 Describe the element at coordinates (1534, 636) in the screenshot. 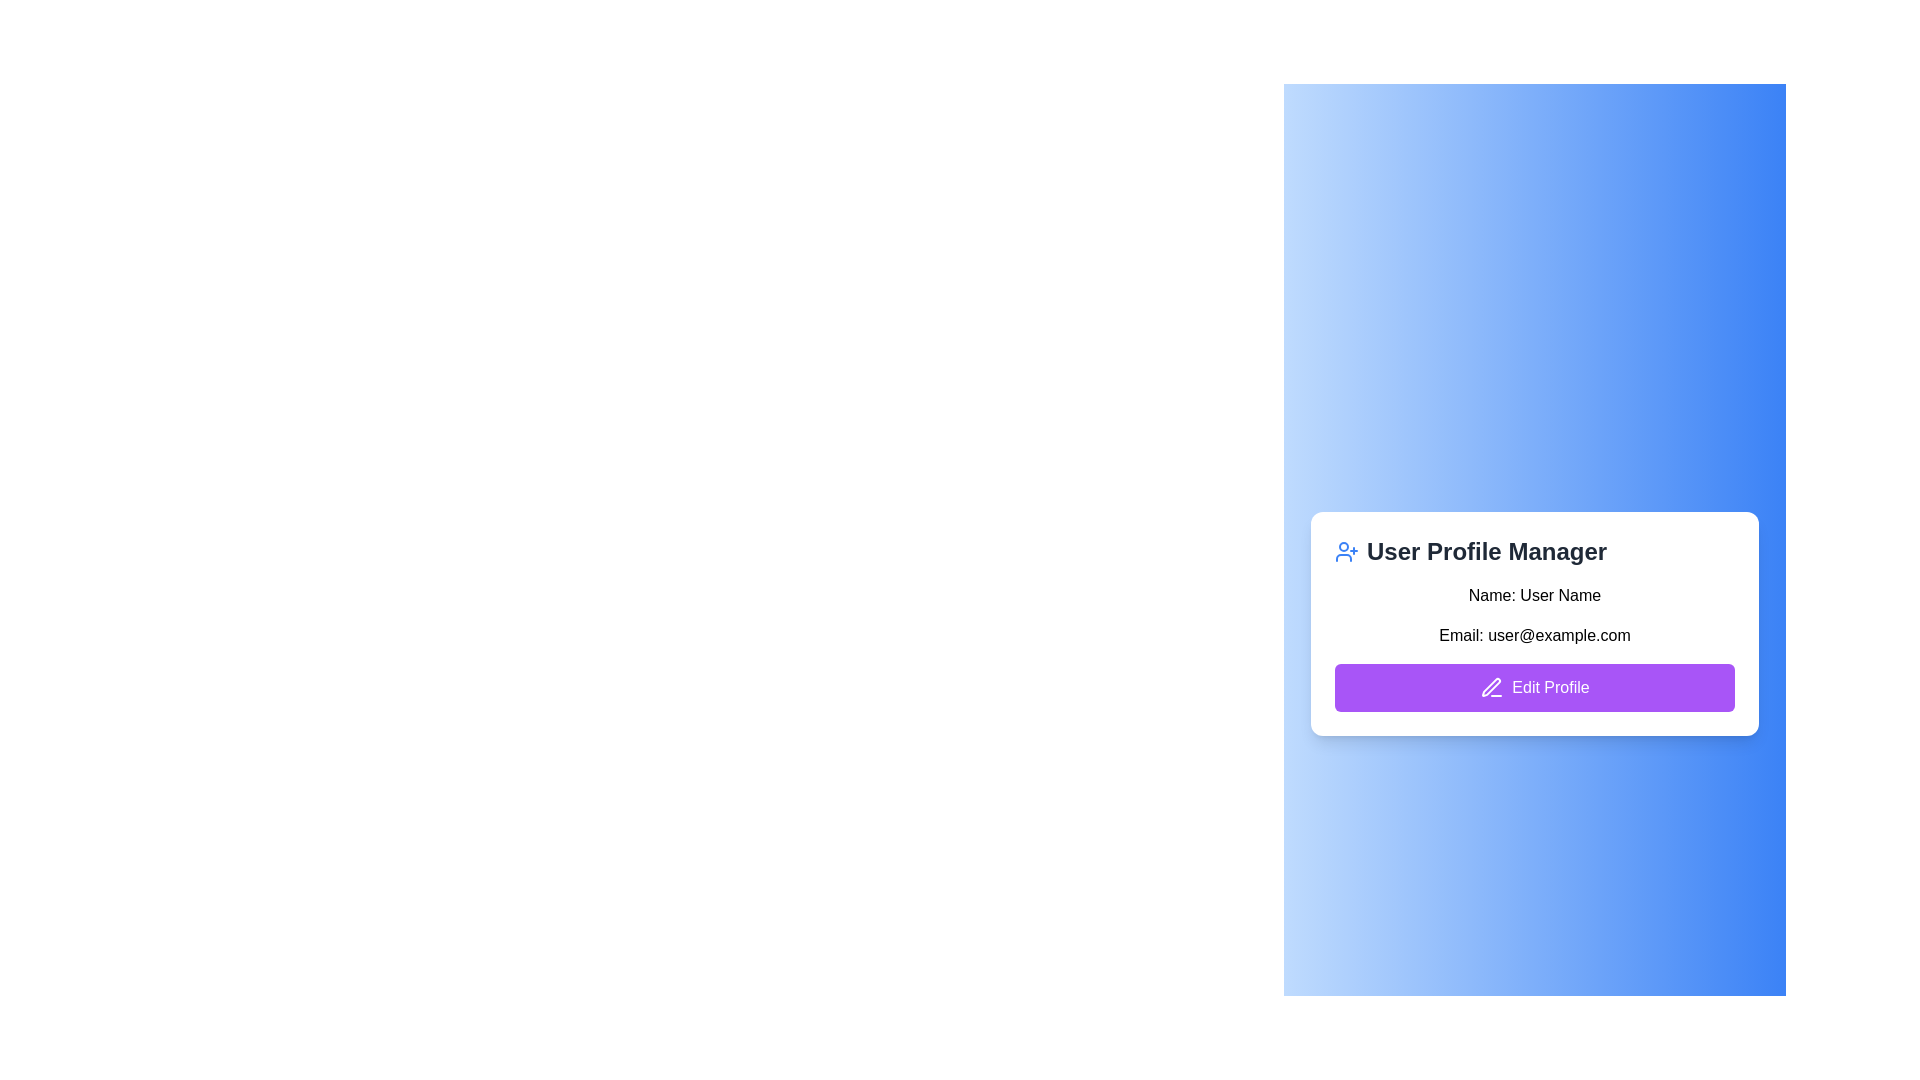

I see `the static text display showing 'Email: user@example.com', which is located below 'Name: User Name' and above the 'Edit Profile' button` at that location.